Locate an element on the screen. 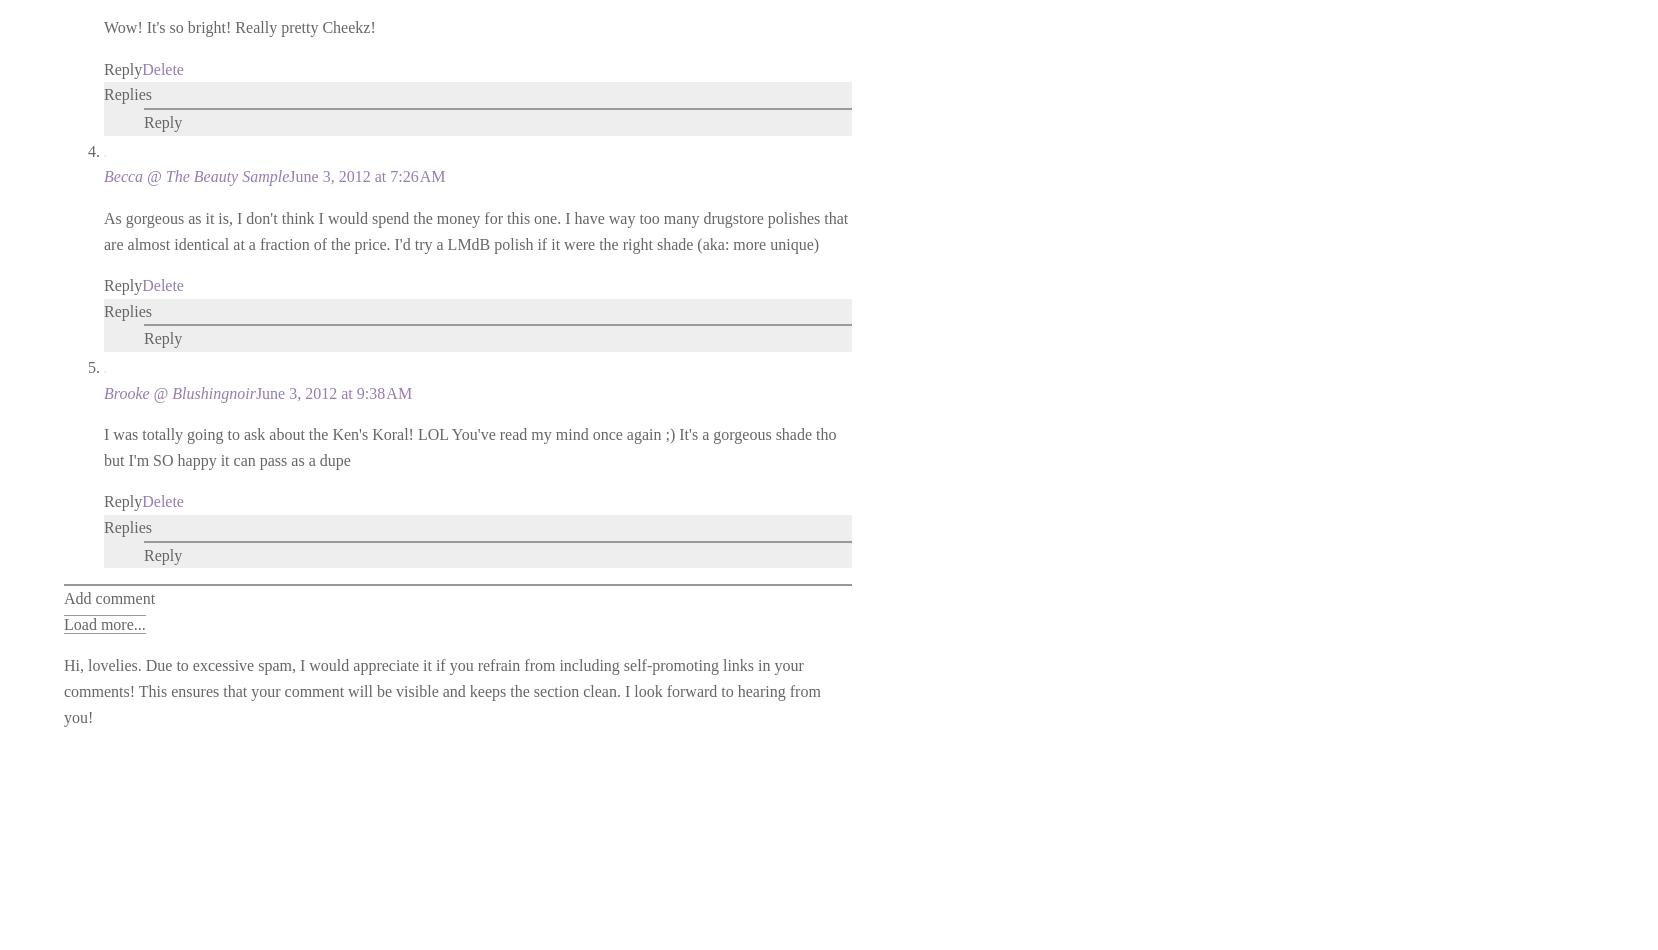  'June 3, 2012 at 9:38 AM' is located at coordinates (332, 391).